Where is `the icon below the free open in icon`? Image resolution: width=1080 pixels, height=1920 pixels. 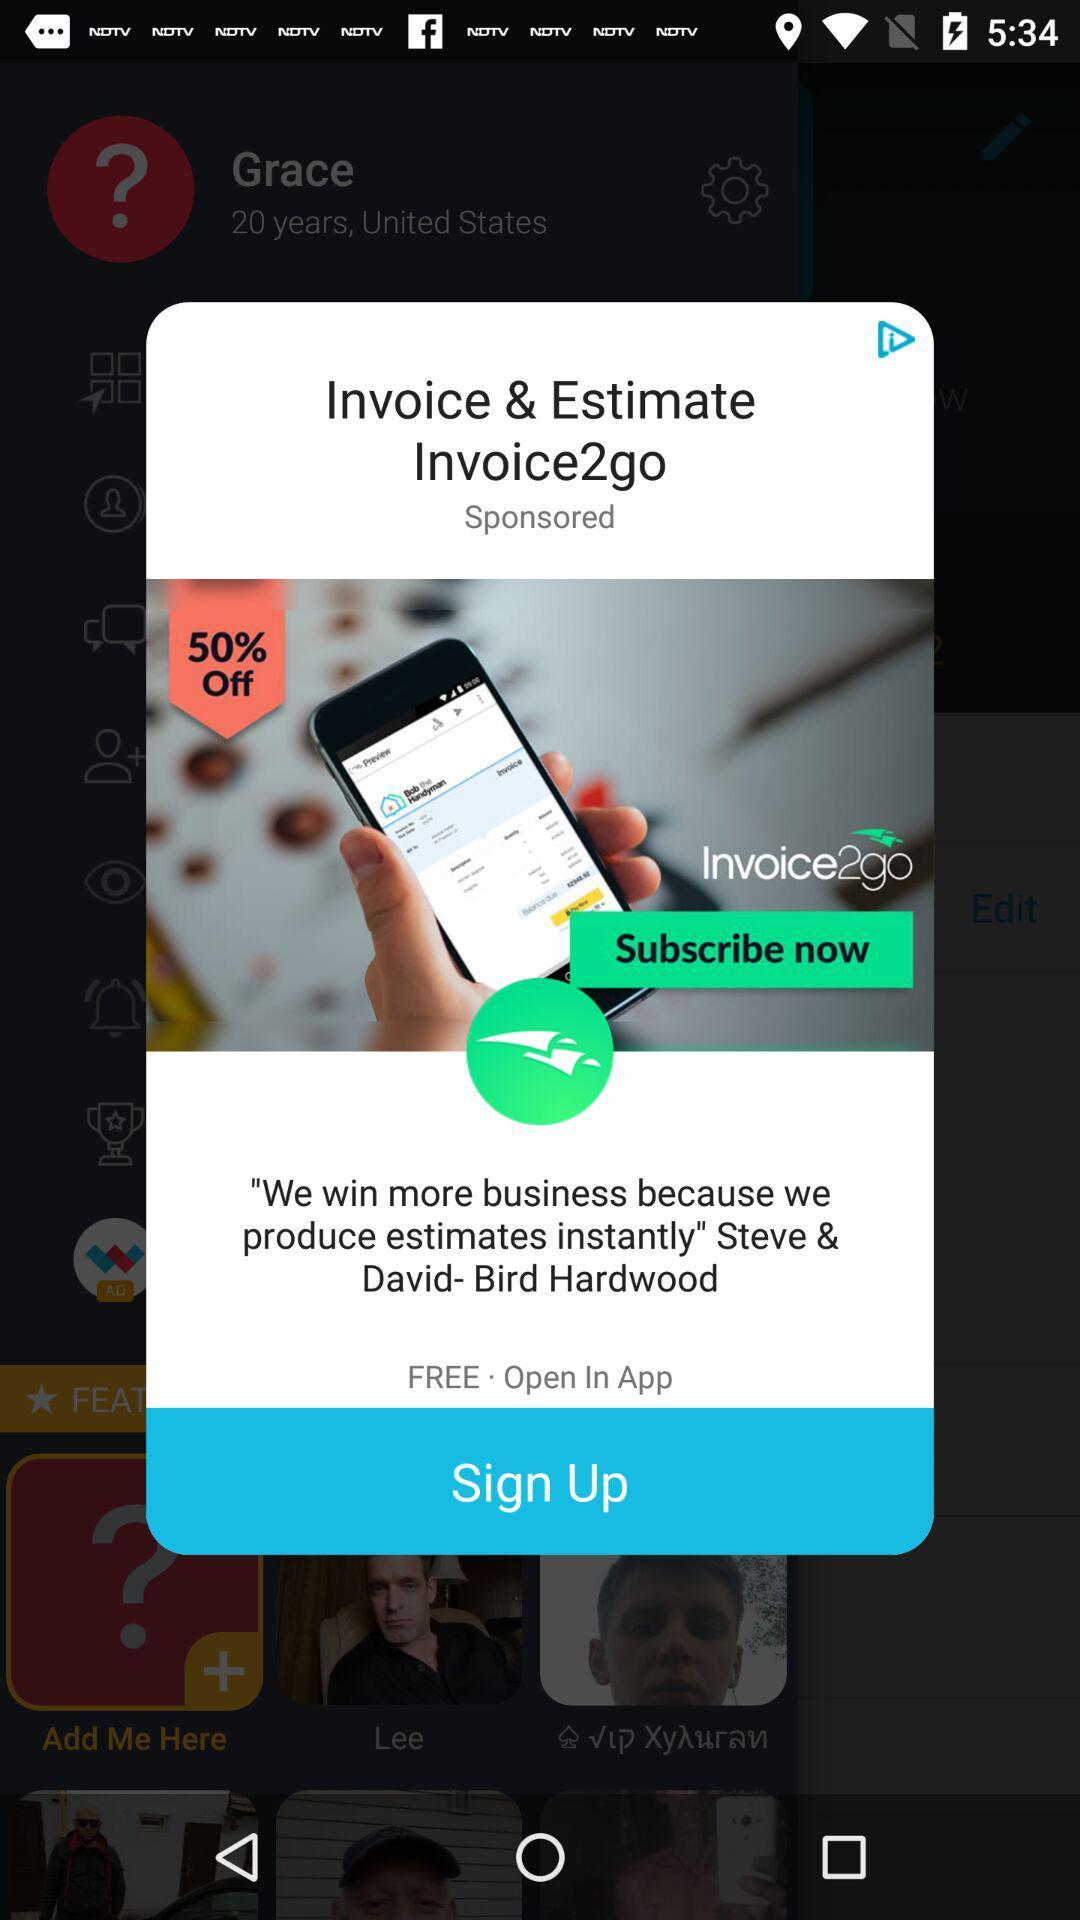 the icon below the free open in icon is located at coordinates (540, 1481).